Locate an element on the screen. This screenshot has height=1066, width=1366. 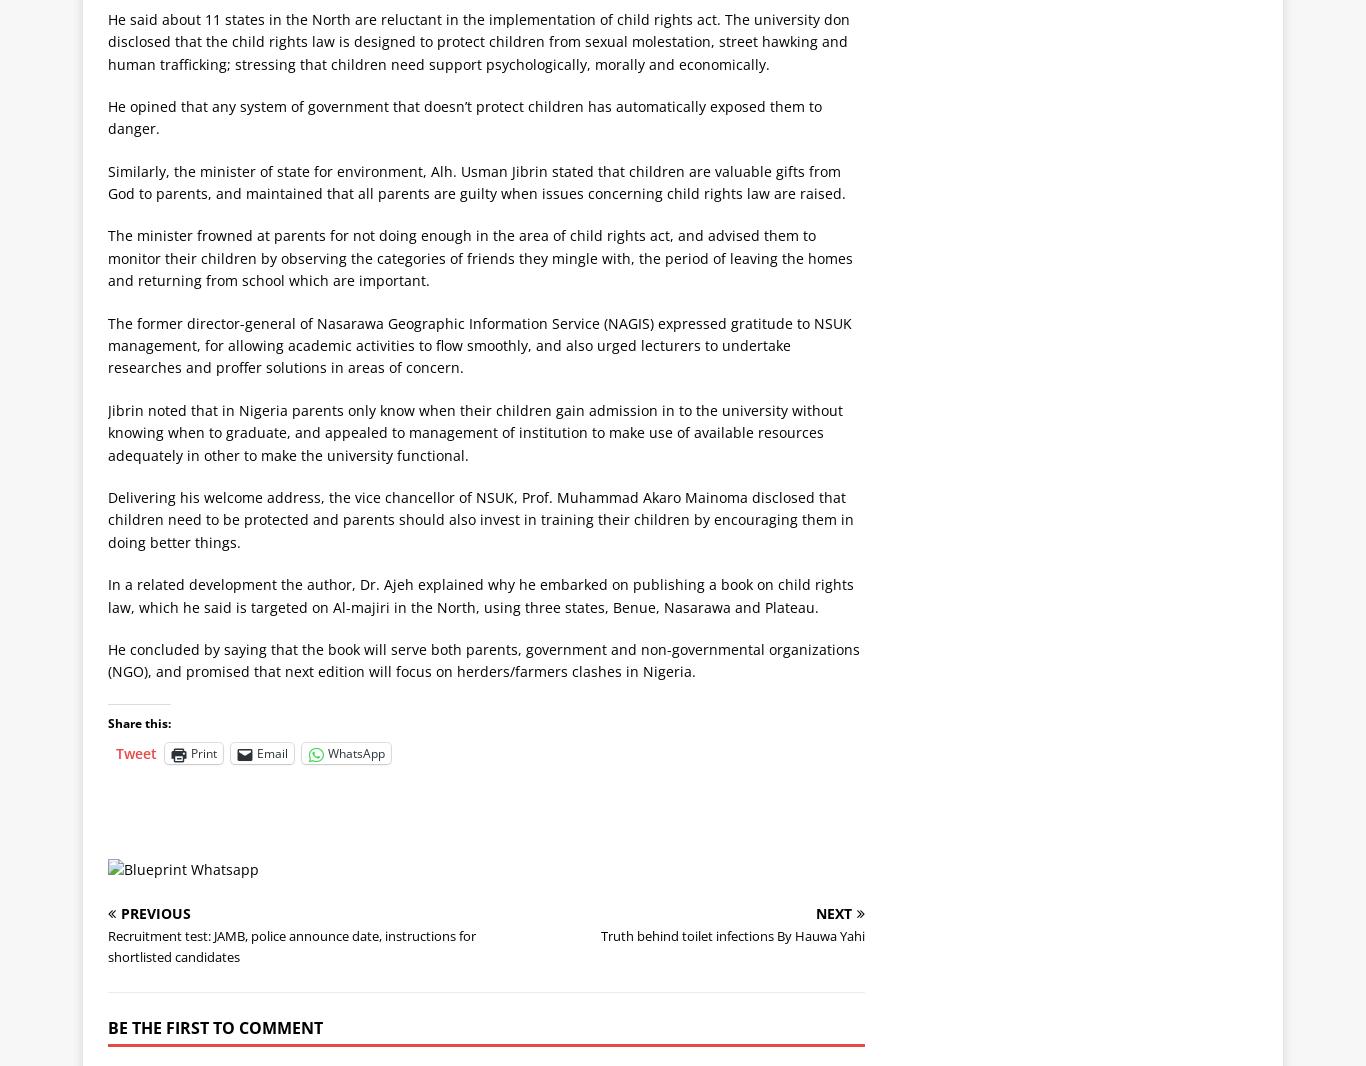
'Truth behind toilet infections By Hauwa Yahi' is located at coordinates (732, 934).